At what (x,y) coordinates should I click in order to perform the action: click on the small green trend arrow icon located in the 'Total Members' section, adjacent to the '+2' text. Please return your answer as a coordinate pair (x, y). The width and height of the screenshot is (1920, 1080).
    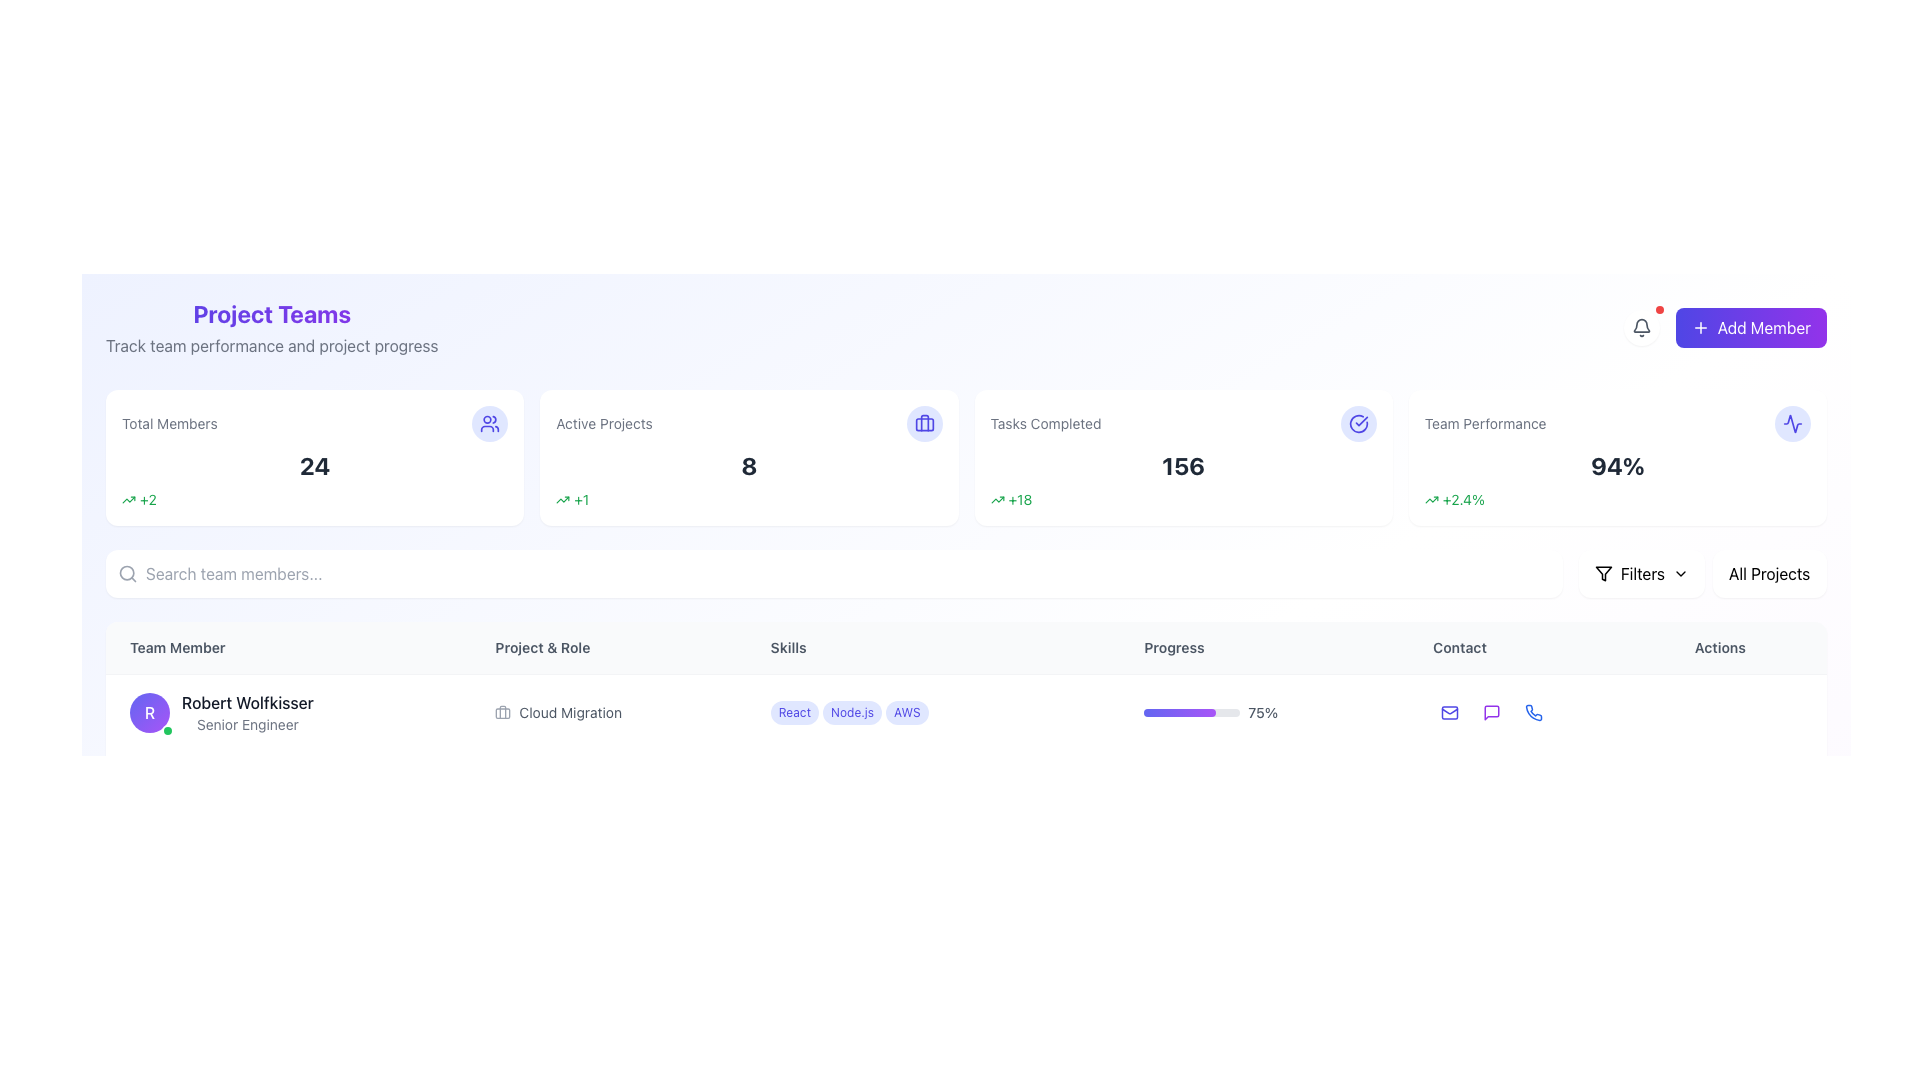
    Looking at the image, I should click on (128, 499).